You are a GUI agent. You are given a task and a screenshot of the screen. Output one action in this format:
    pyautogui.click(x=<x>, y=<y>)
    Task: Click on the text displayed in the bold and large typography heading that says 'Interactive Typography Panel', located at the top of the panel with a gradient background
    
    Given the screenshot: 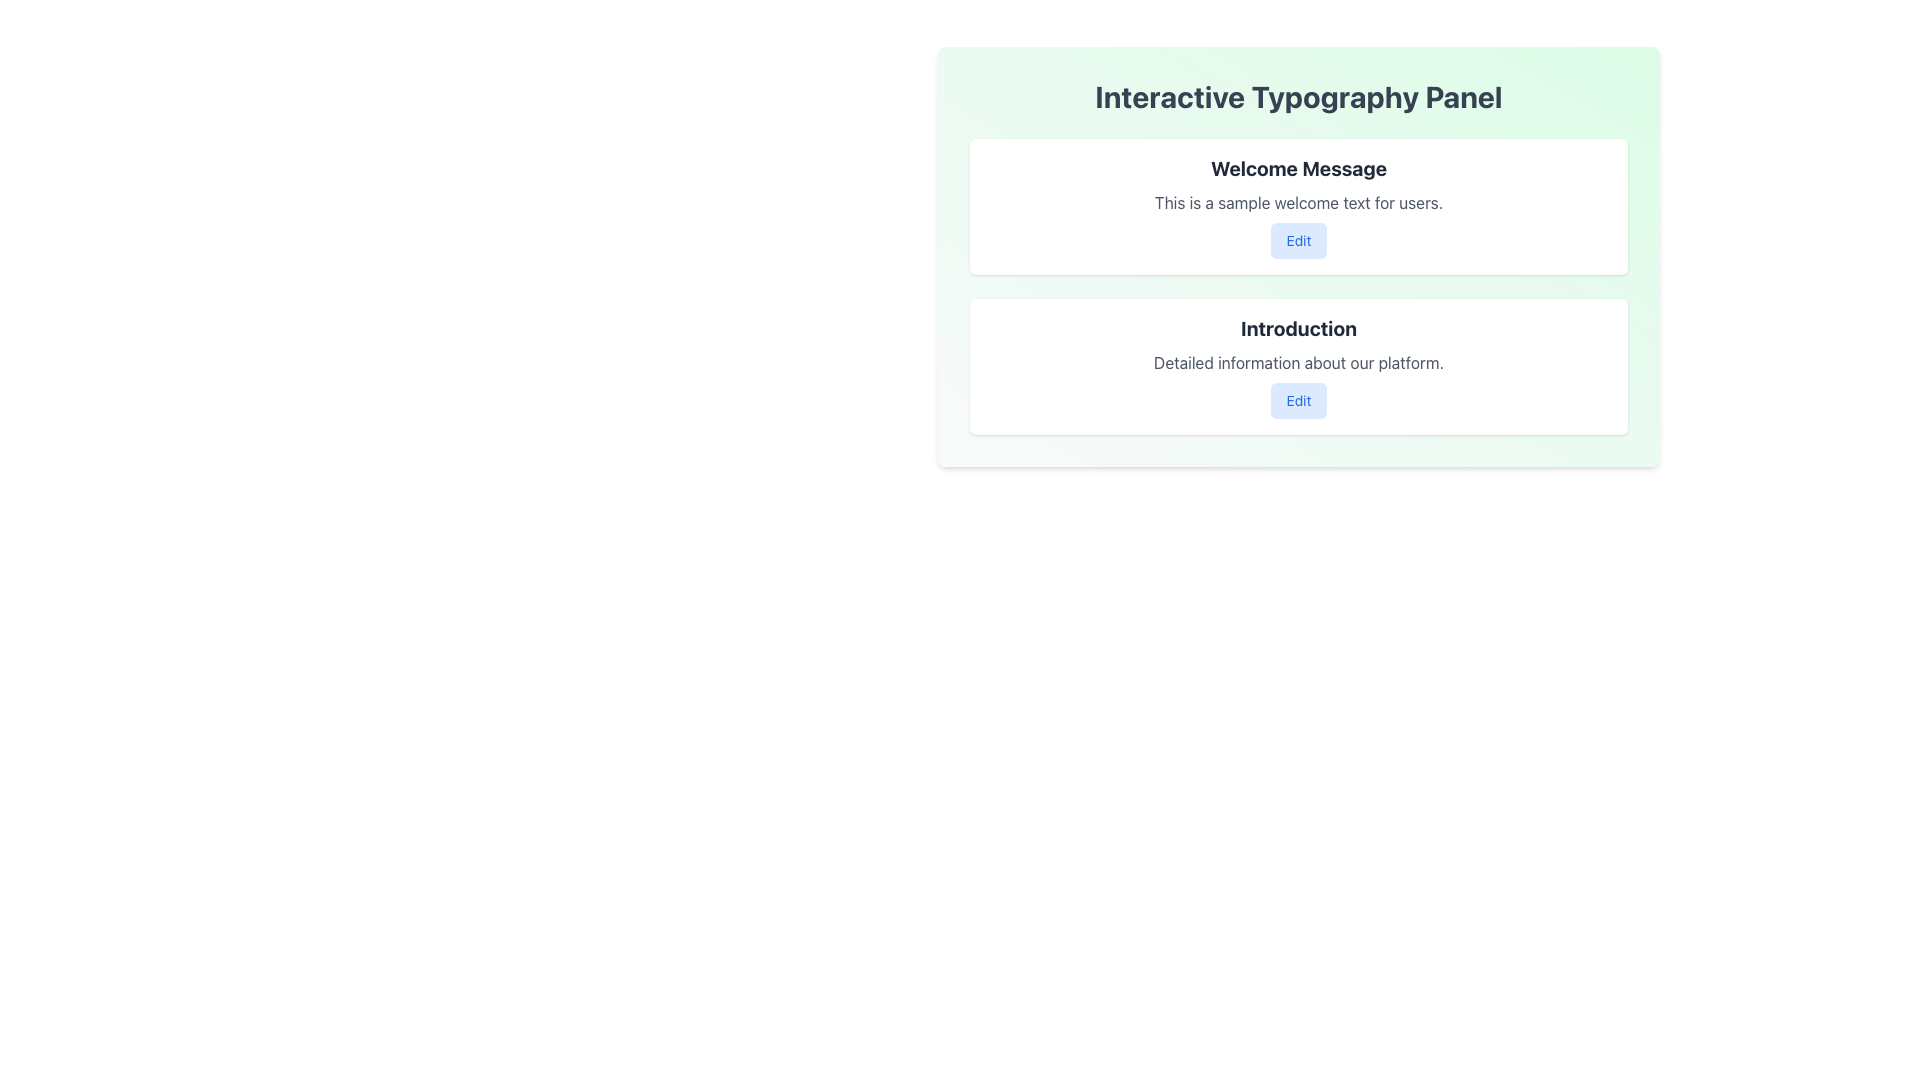 What is the action you would take?
    pyautogui.click(x=1299, y=96)
    